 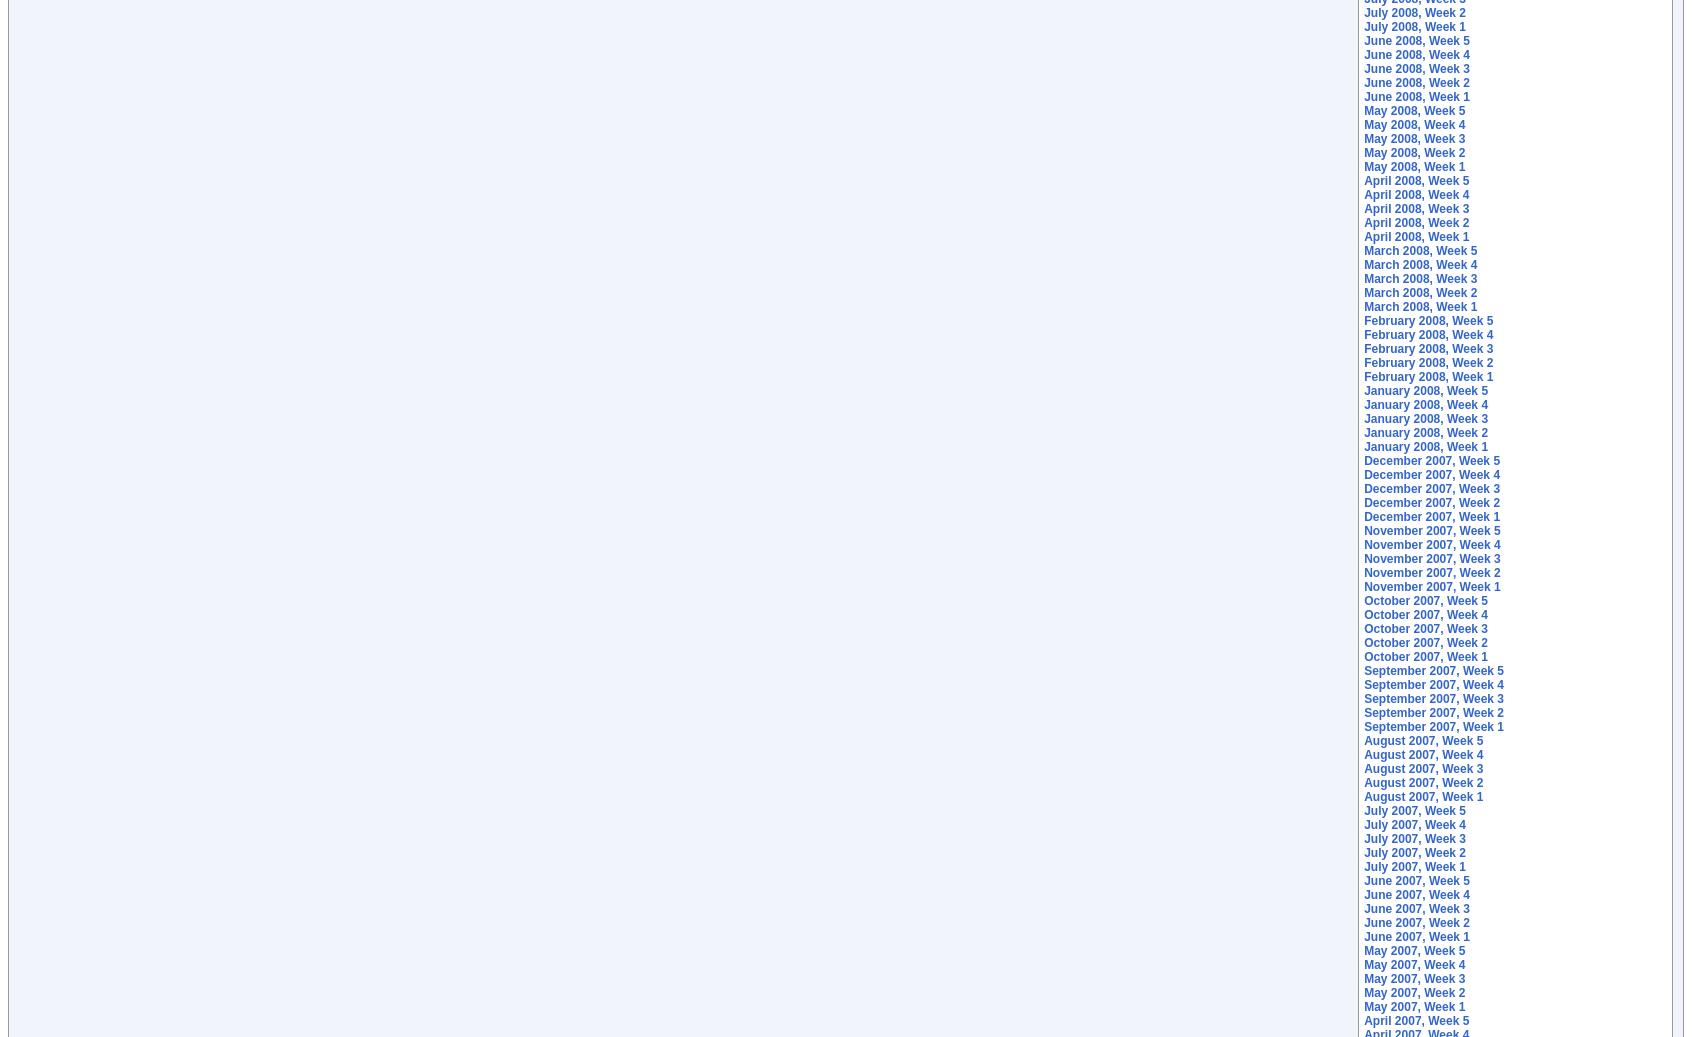 I want to click on 'April 2008, Week 4', so click(x=1415, y=193).